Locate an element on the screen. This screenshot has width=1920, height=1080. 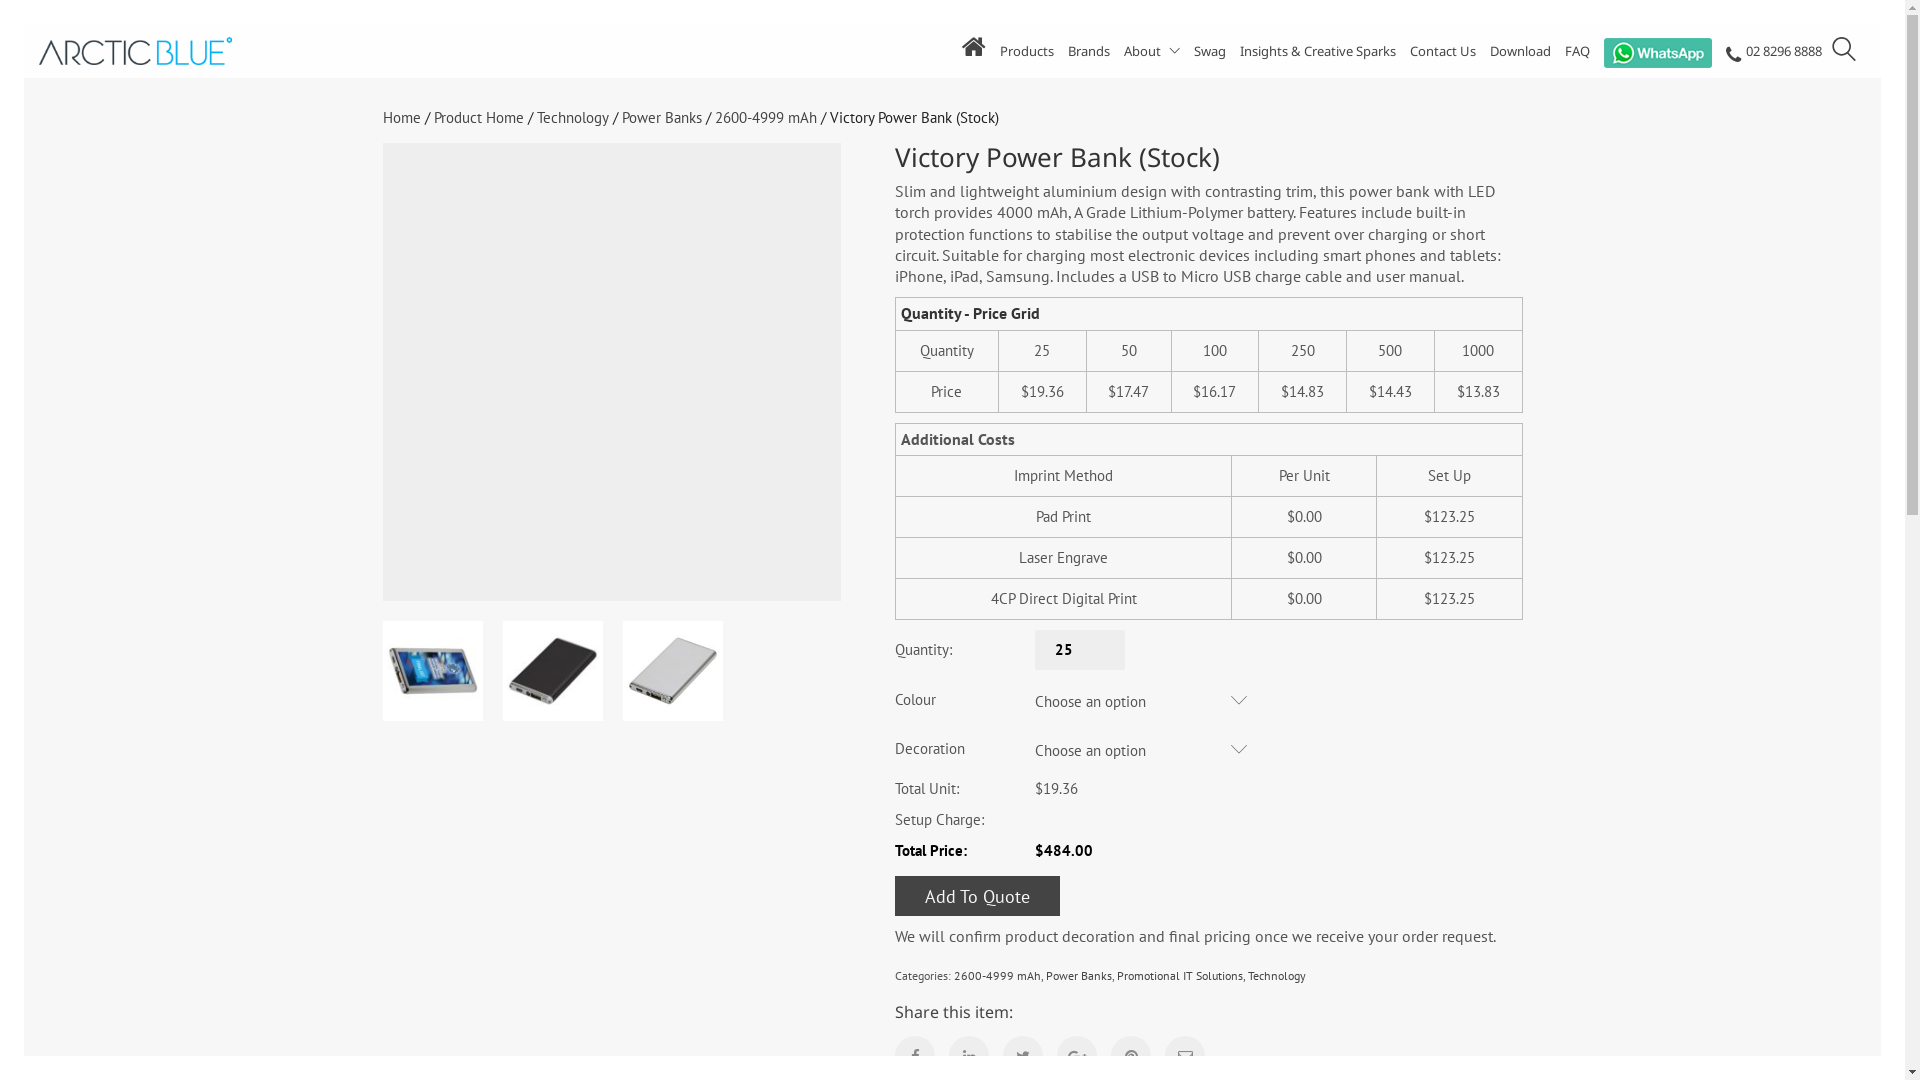
'Qty' is located at coordinates (1035, 650).